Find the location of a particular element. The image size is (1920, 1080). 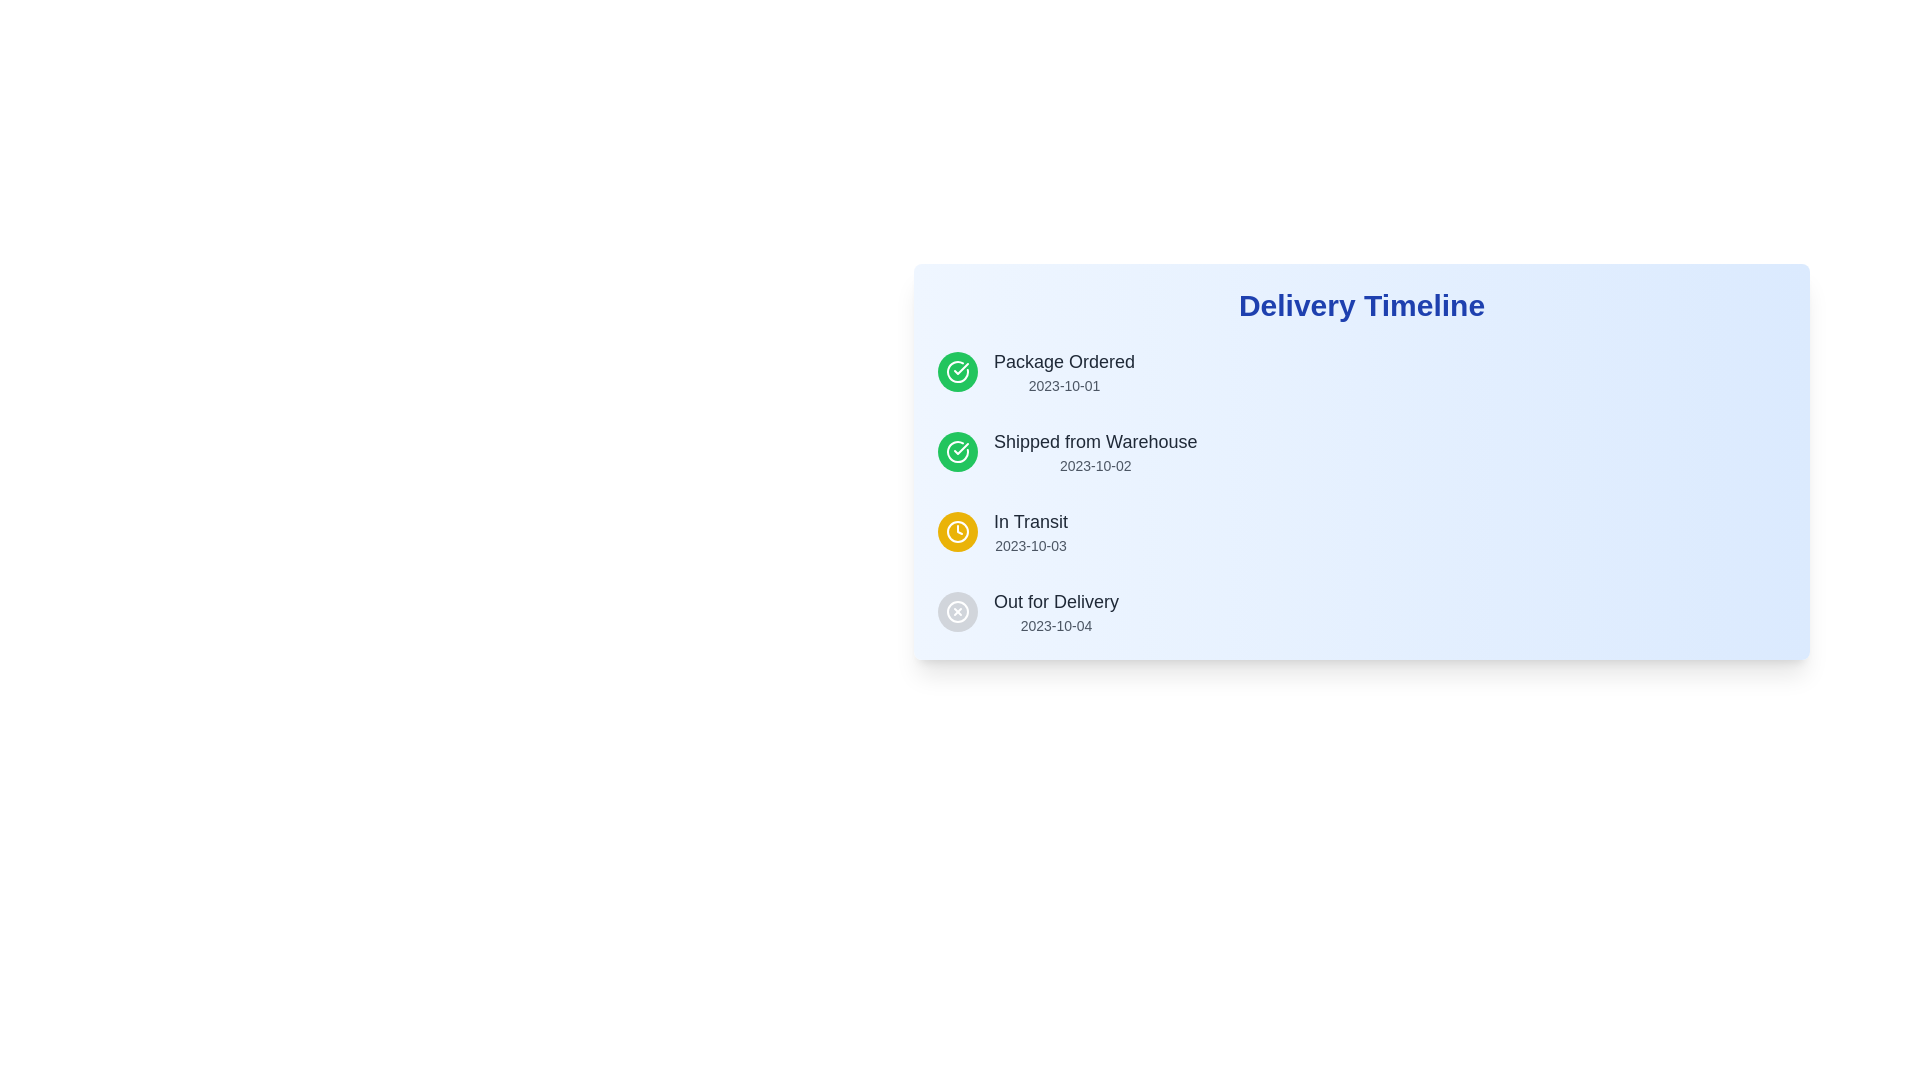

the 'In Transit' status label located in the delivery timeline is located at coordinates (1031, 531).